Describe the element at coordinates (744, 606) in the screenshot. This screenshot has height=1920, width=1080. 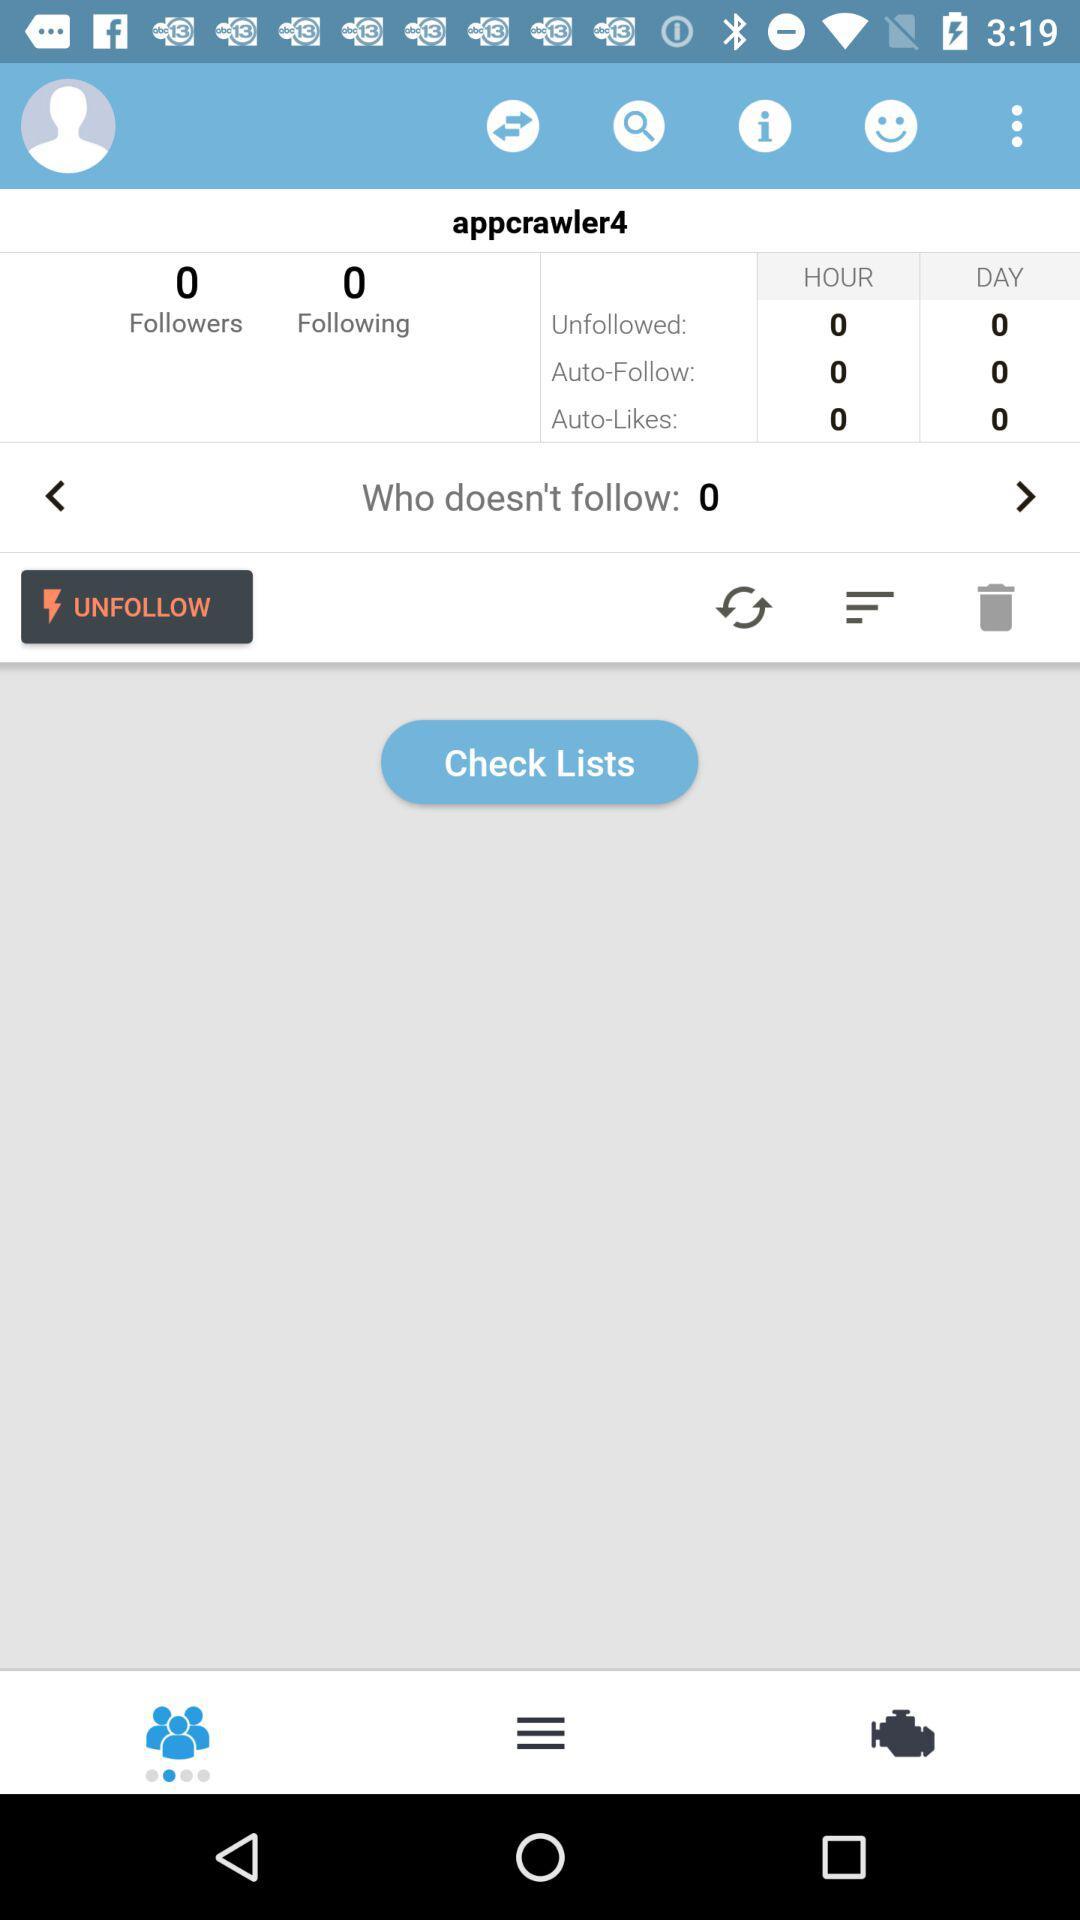
I see `the icon to the right of unfollow` at that location.